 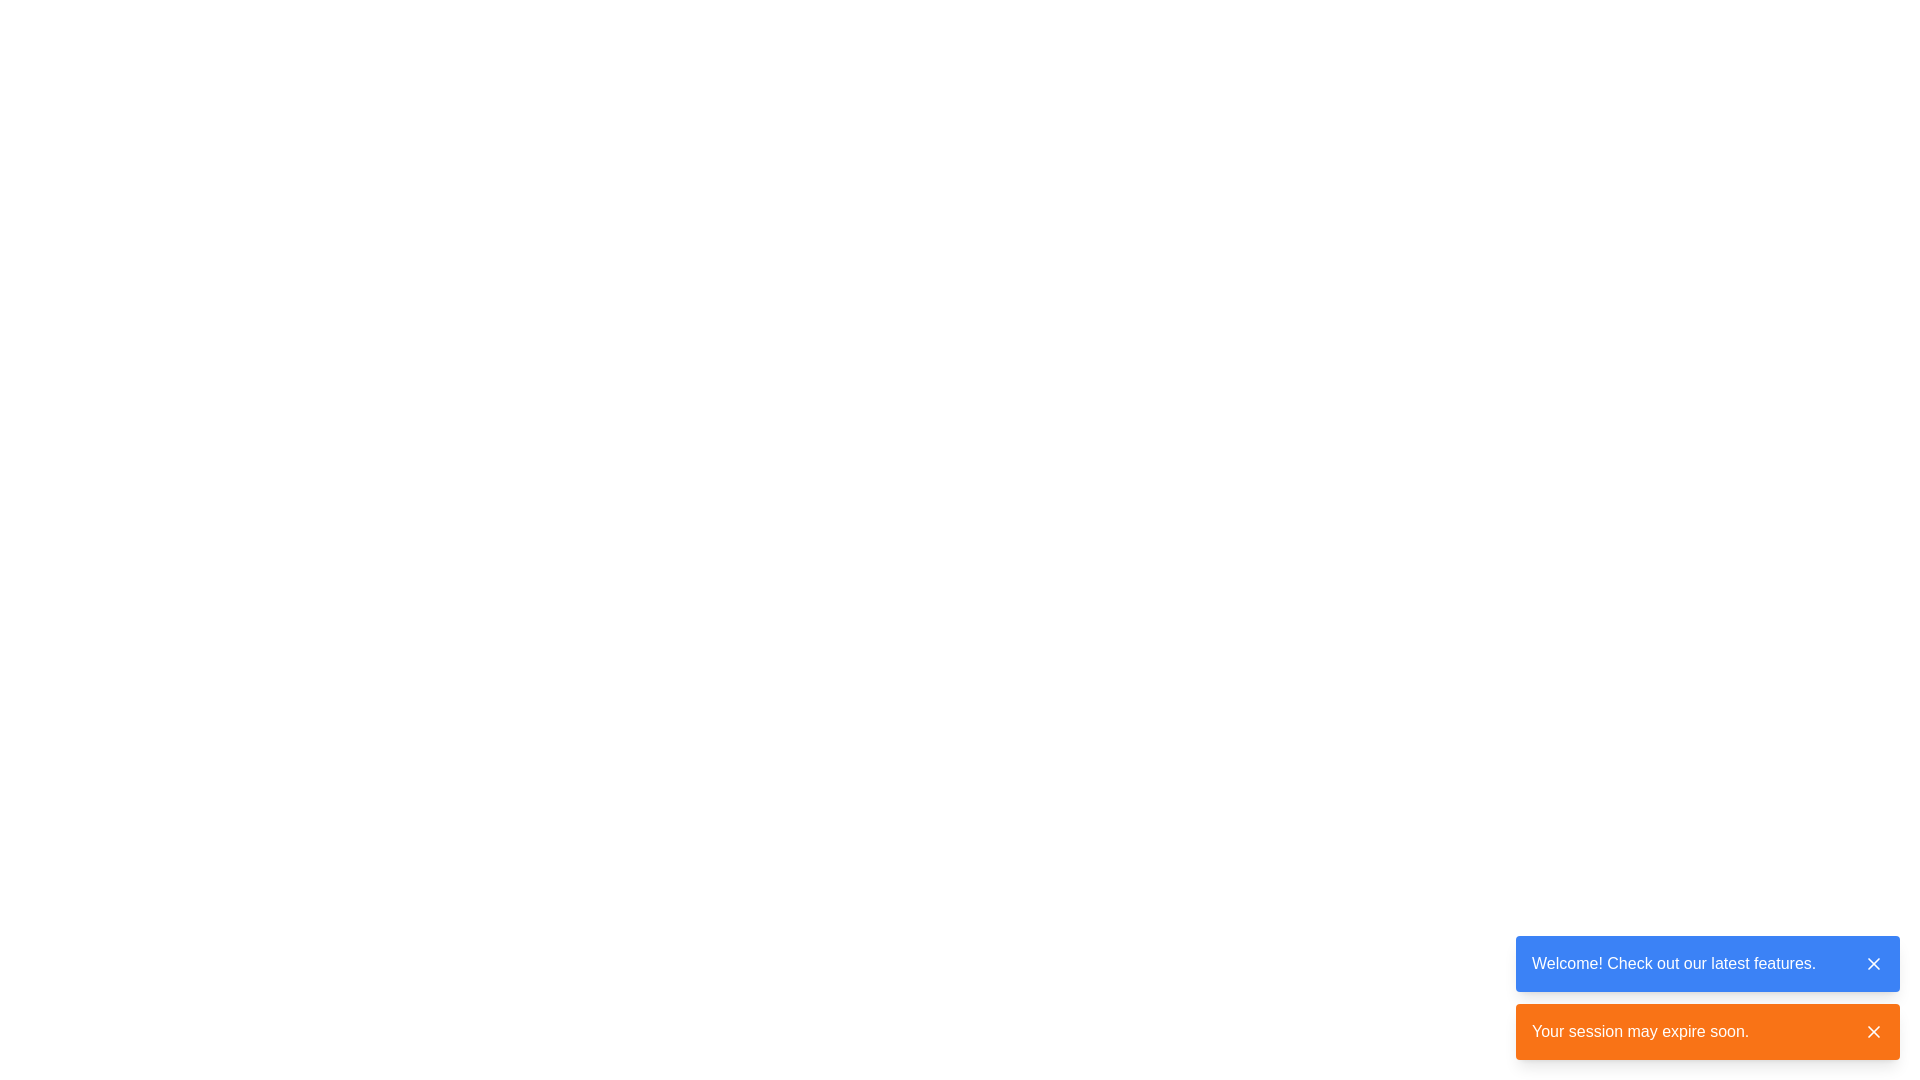 I want to click on the small close button with an 'X' icon in the top-right corner of the blue notification bar to change its color, so click(x=1872, y=963).